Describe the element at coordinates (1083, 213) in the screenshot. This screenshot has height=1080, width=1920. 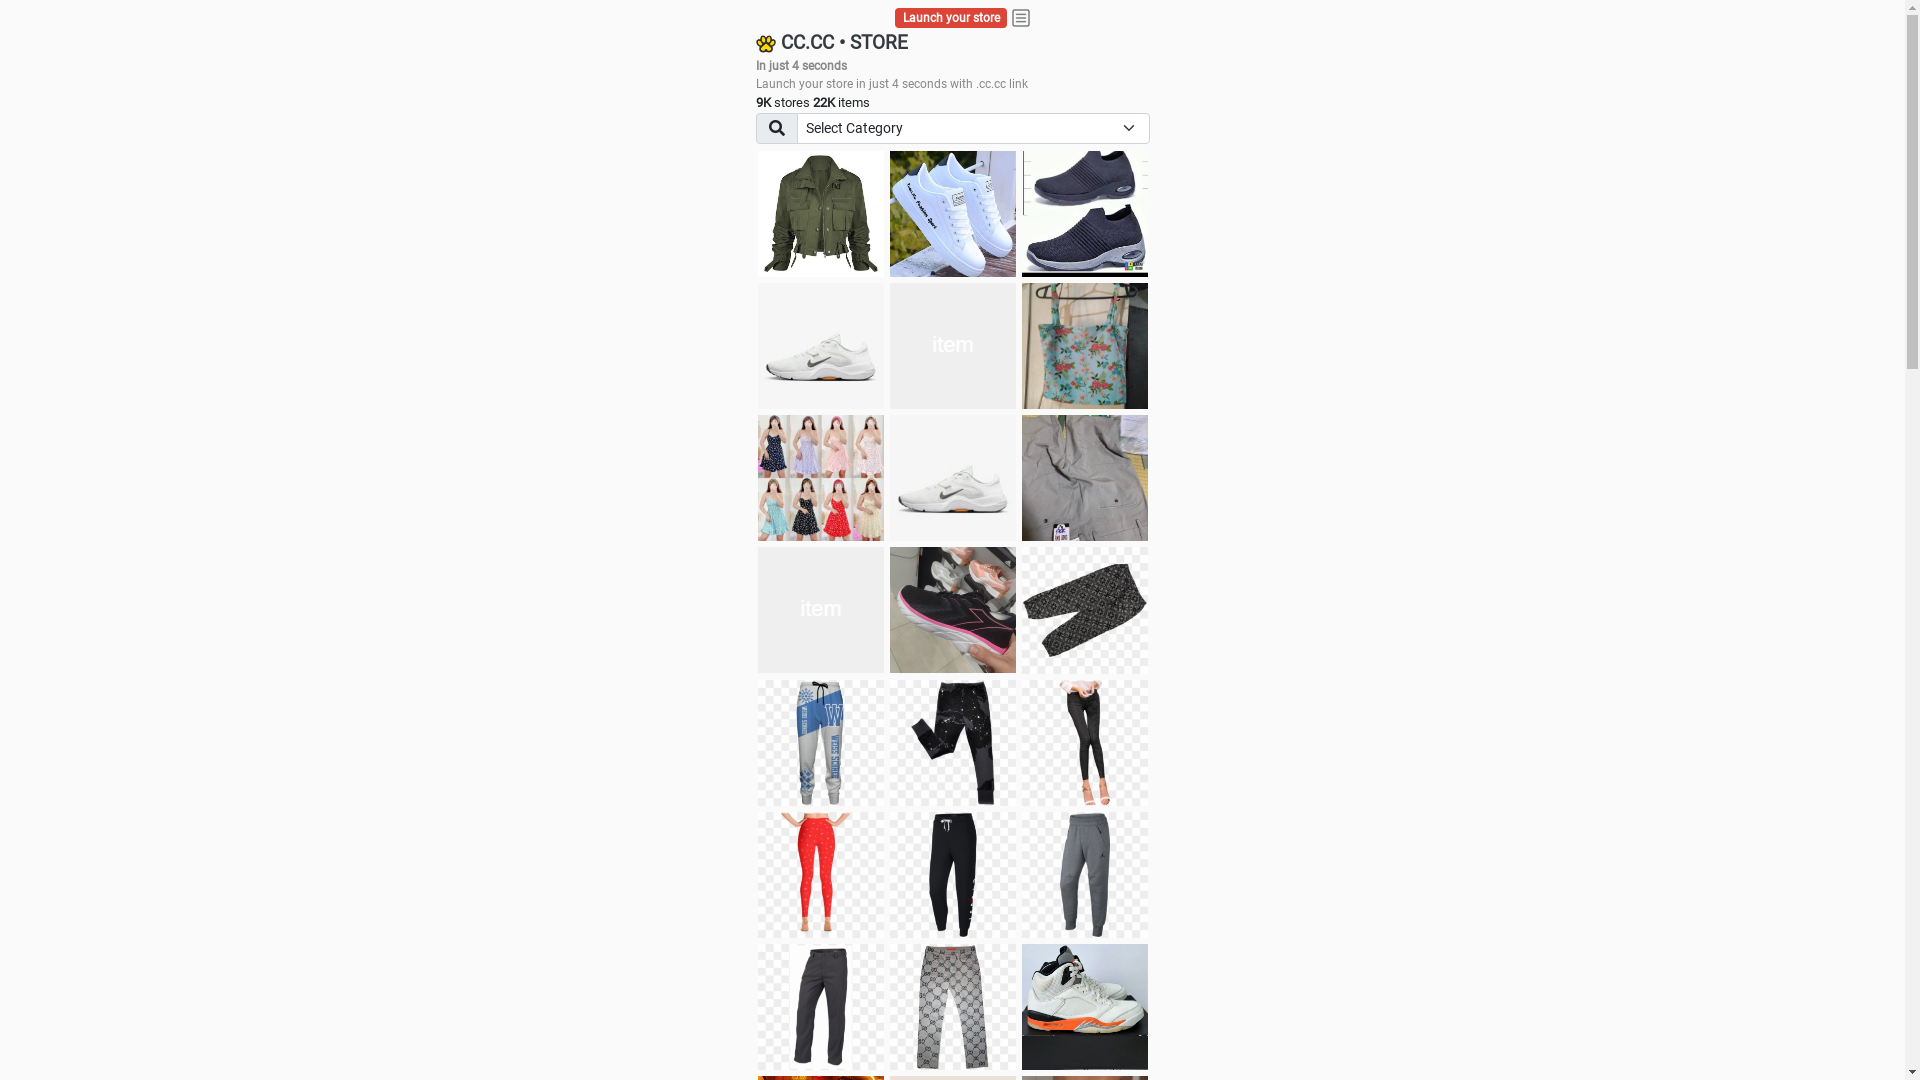
I see `'shoes for boys'` at that location.